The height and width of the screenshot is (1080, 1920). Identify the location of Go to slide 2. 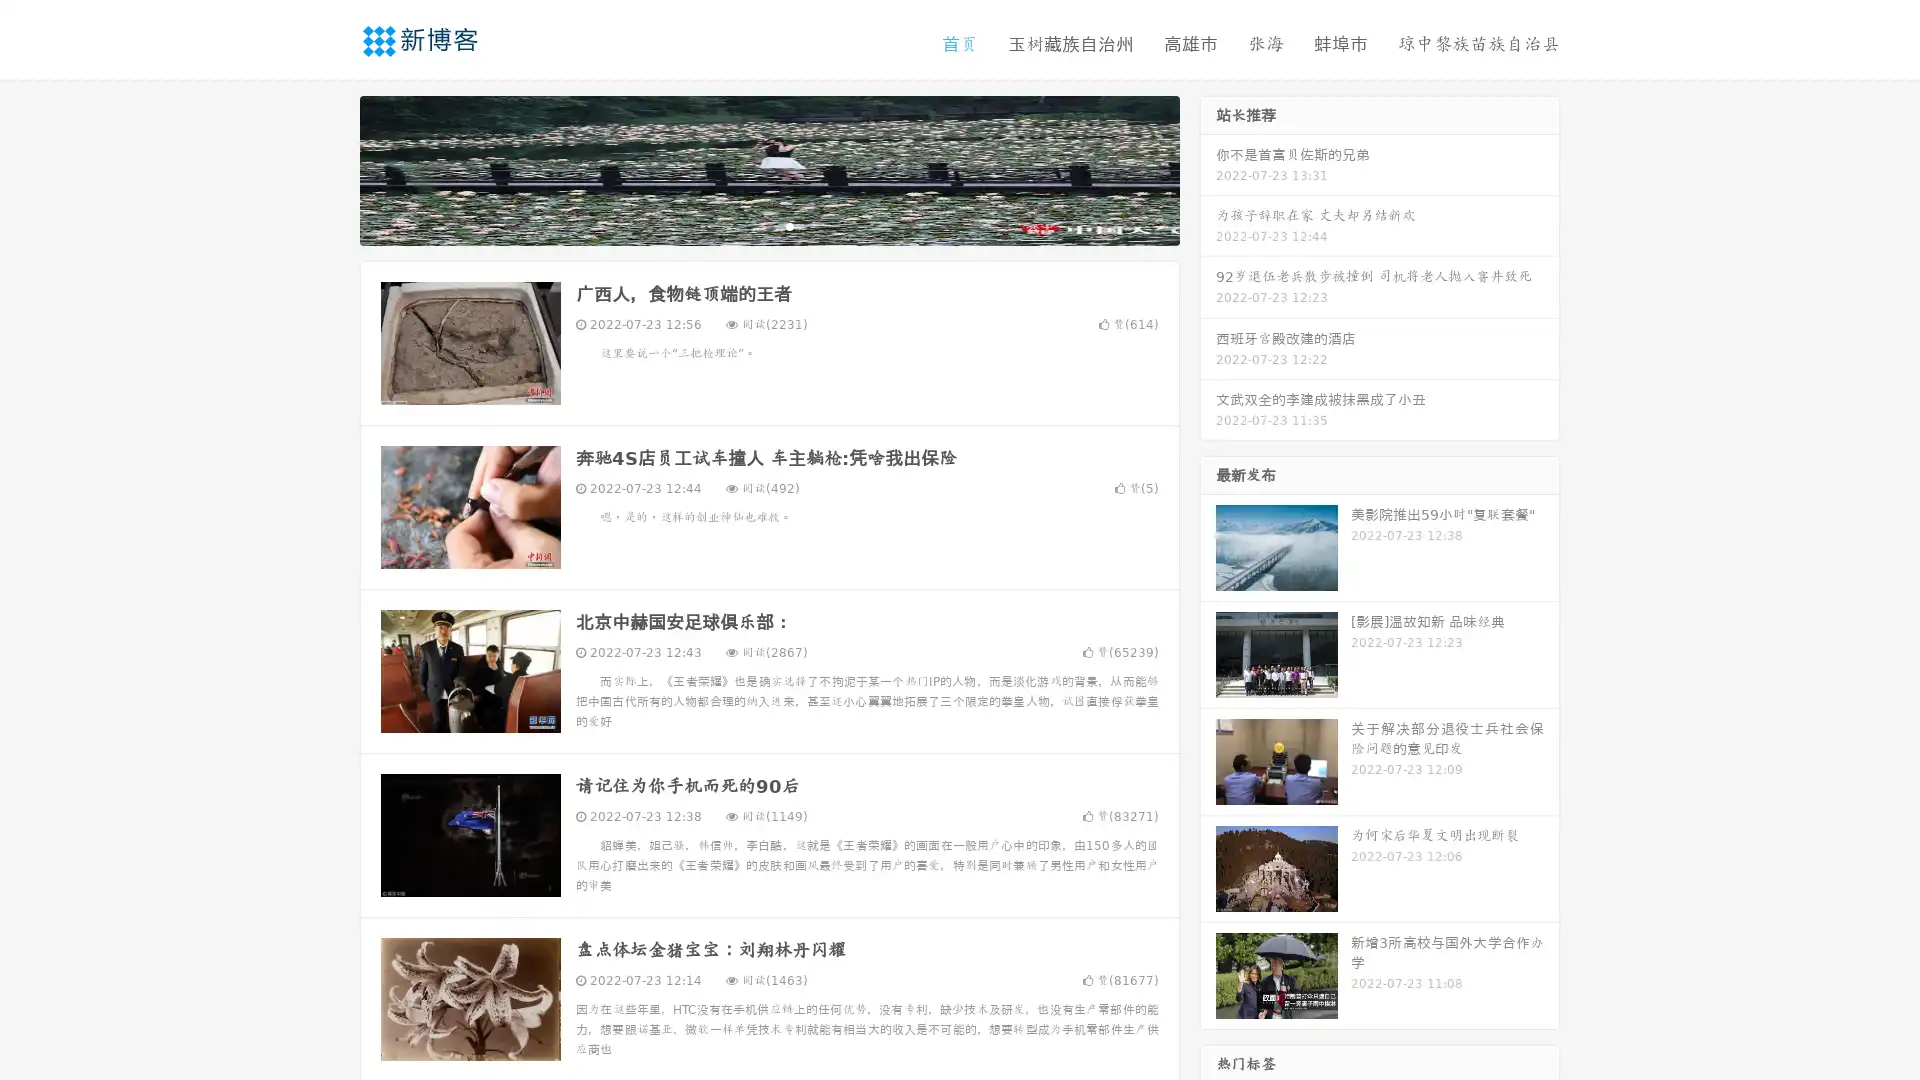
(768, 225).